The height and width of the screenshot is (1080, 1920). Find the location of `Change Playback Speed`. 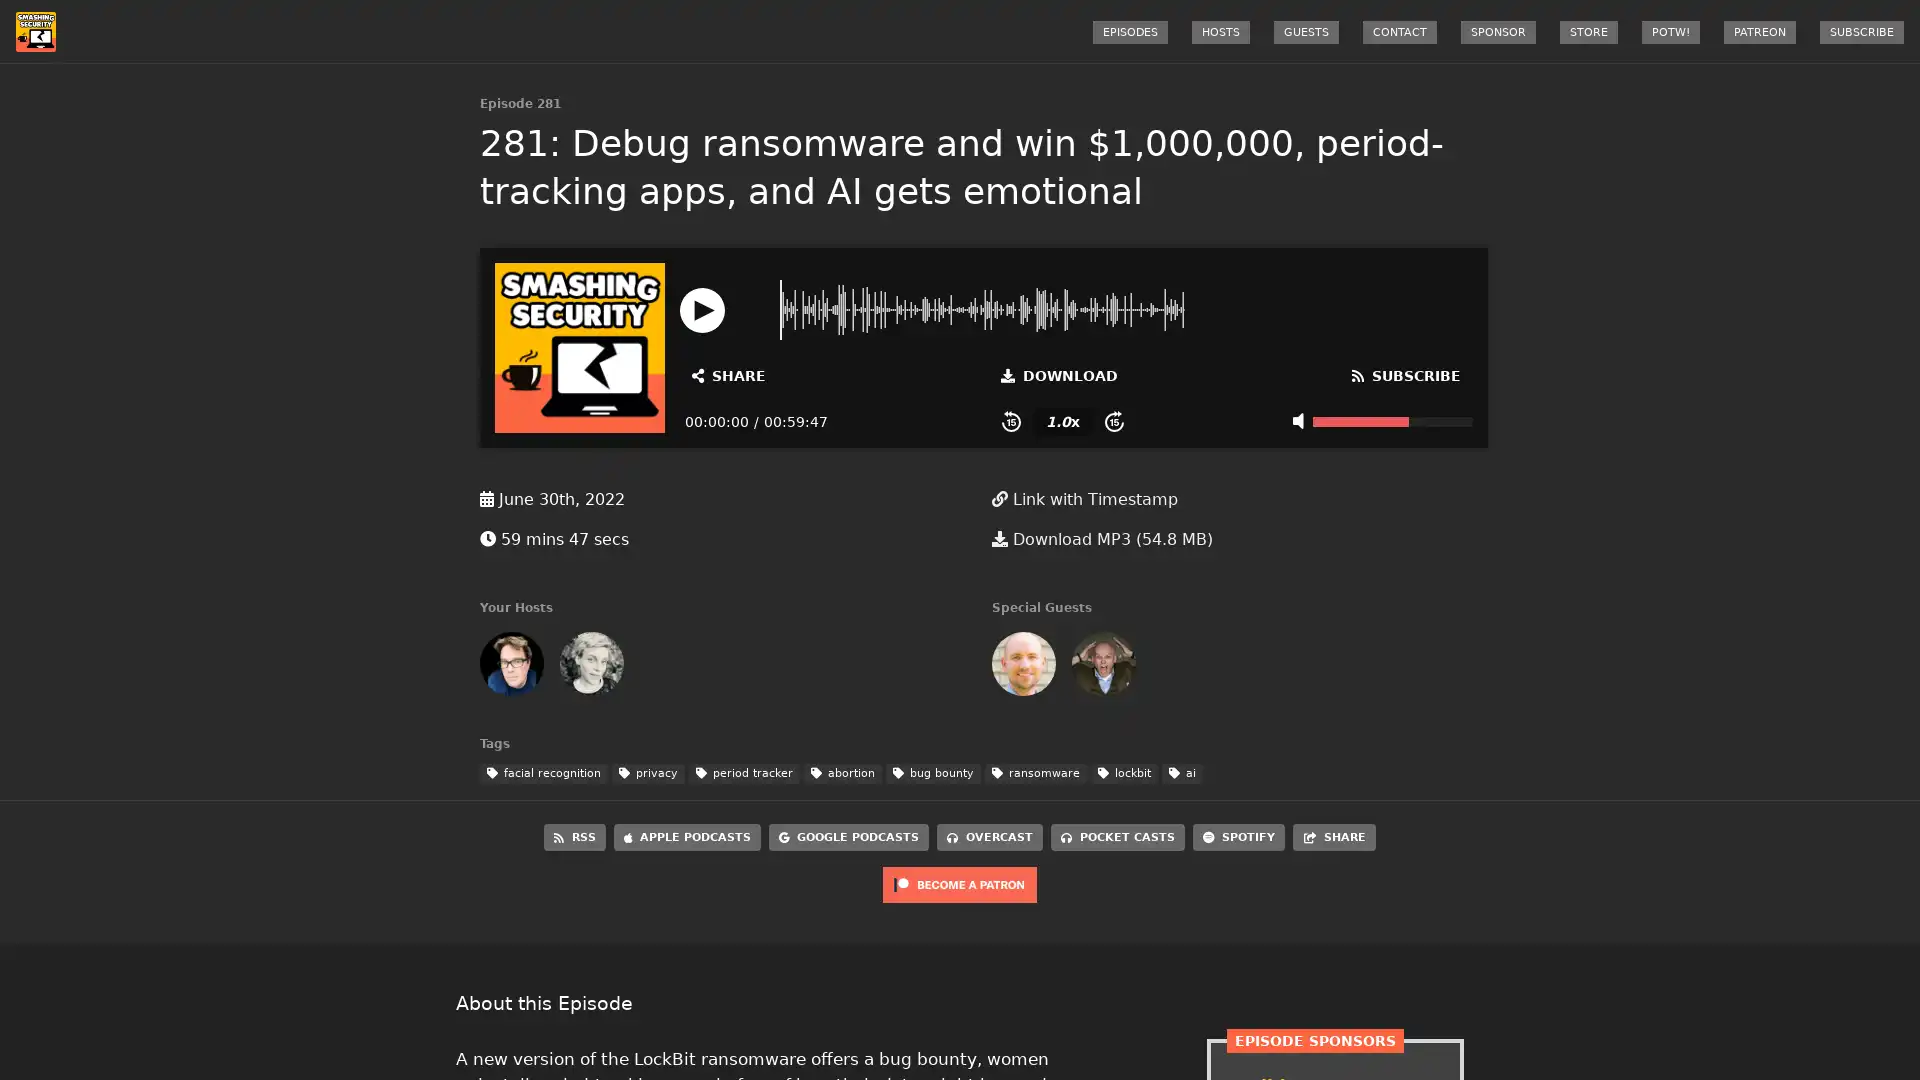

Change Playback Speed is located at coordinates (1061, 419).